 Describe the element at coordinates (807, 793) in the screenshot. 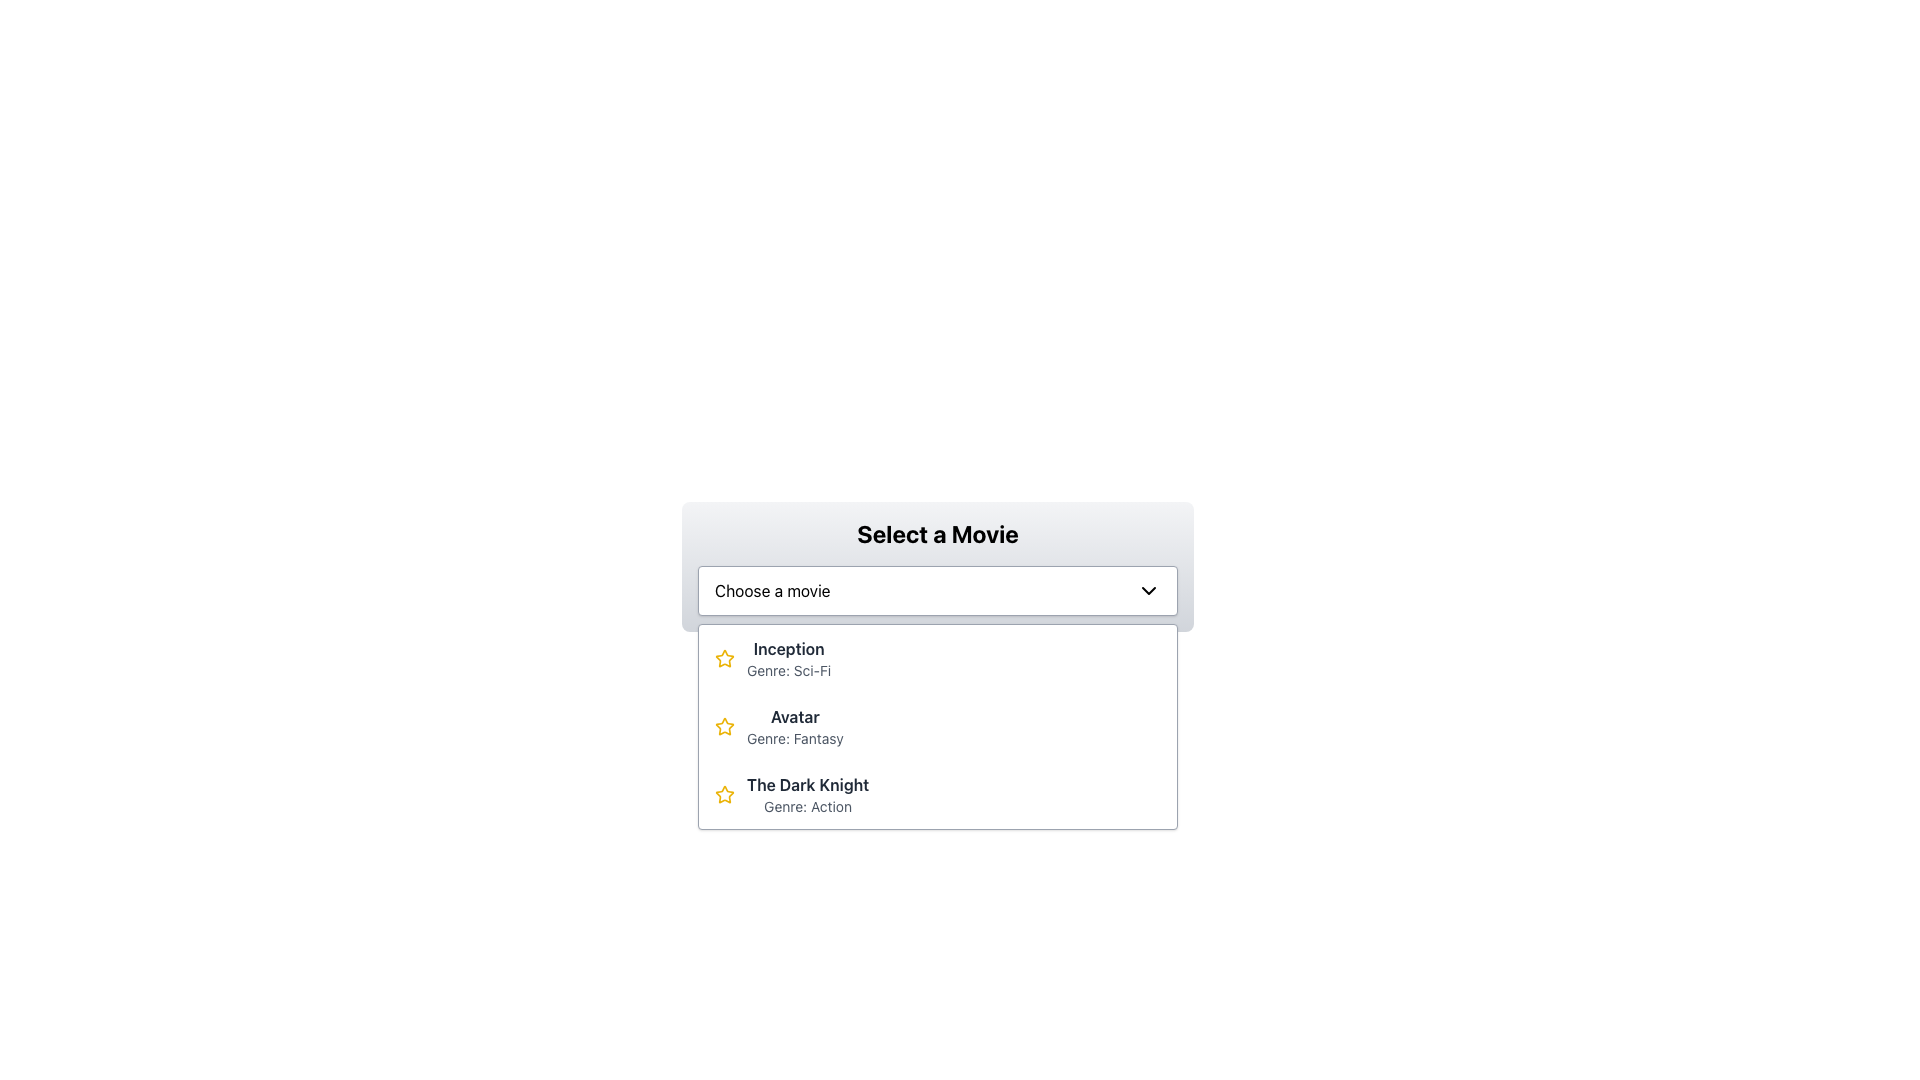

I see `the selectable list item displaying the text 'The Dark Knight'` at that location.